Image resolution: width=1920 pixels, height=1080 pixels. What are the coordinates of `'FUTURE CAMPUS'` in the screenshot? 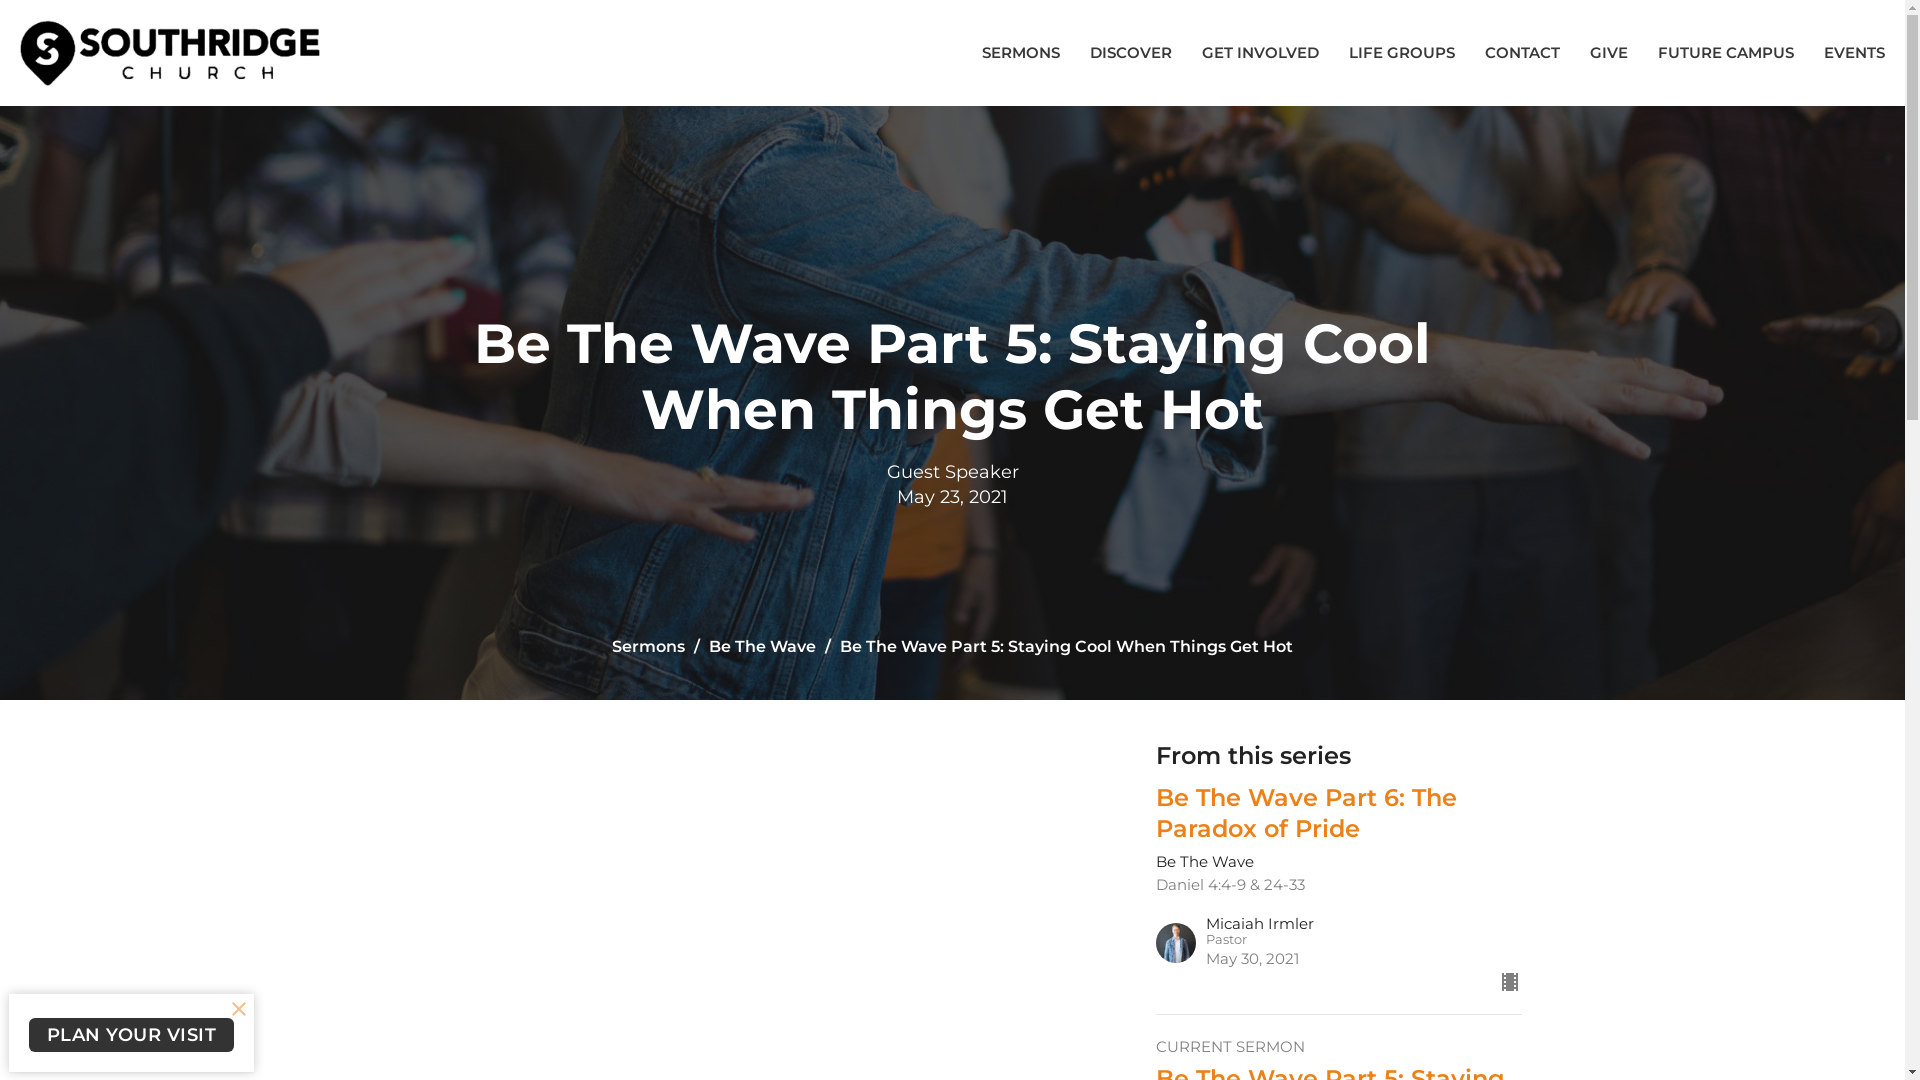 It's located at (1725, 51).